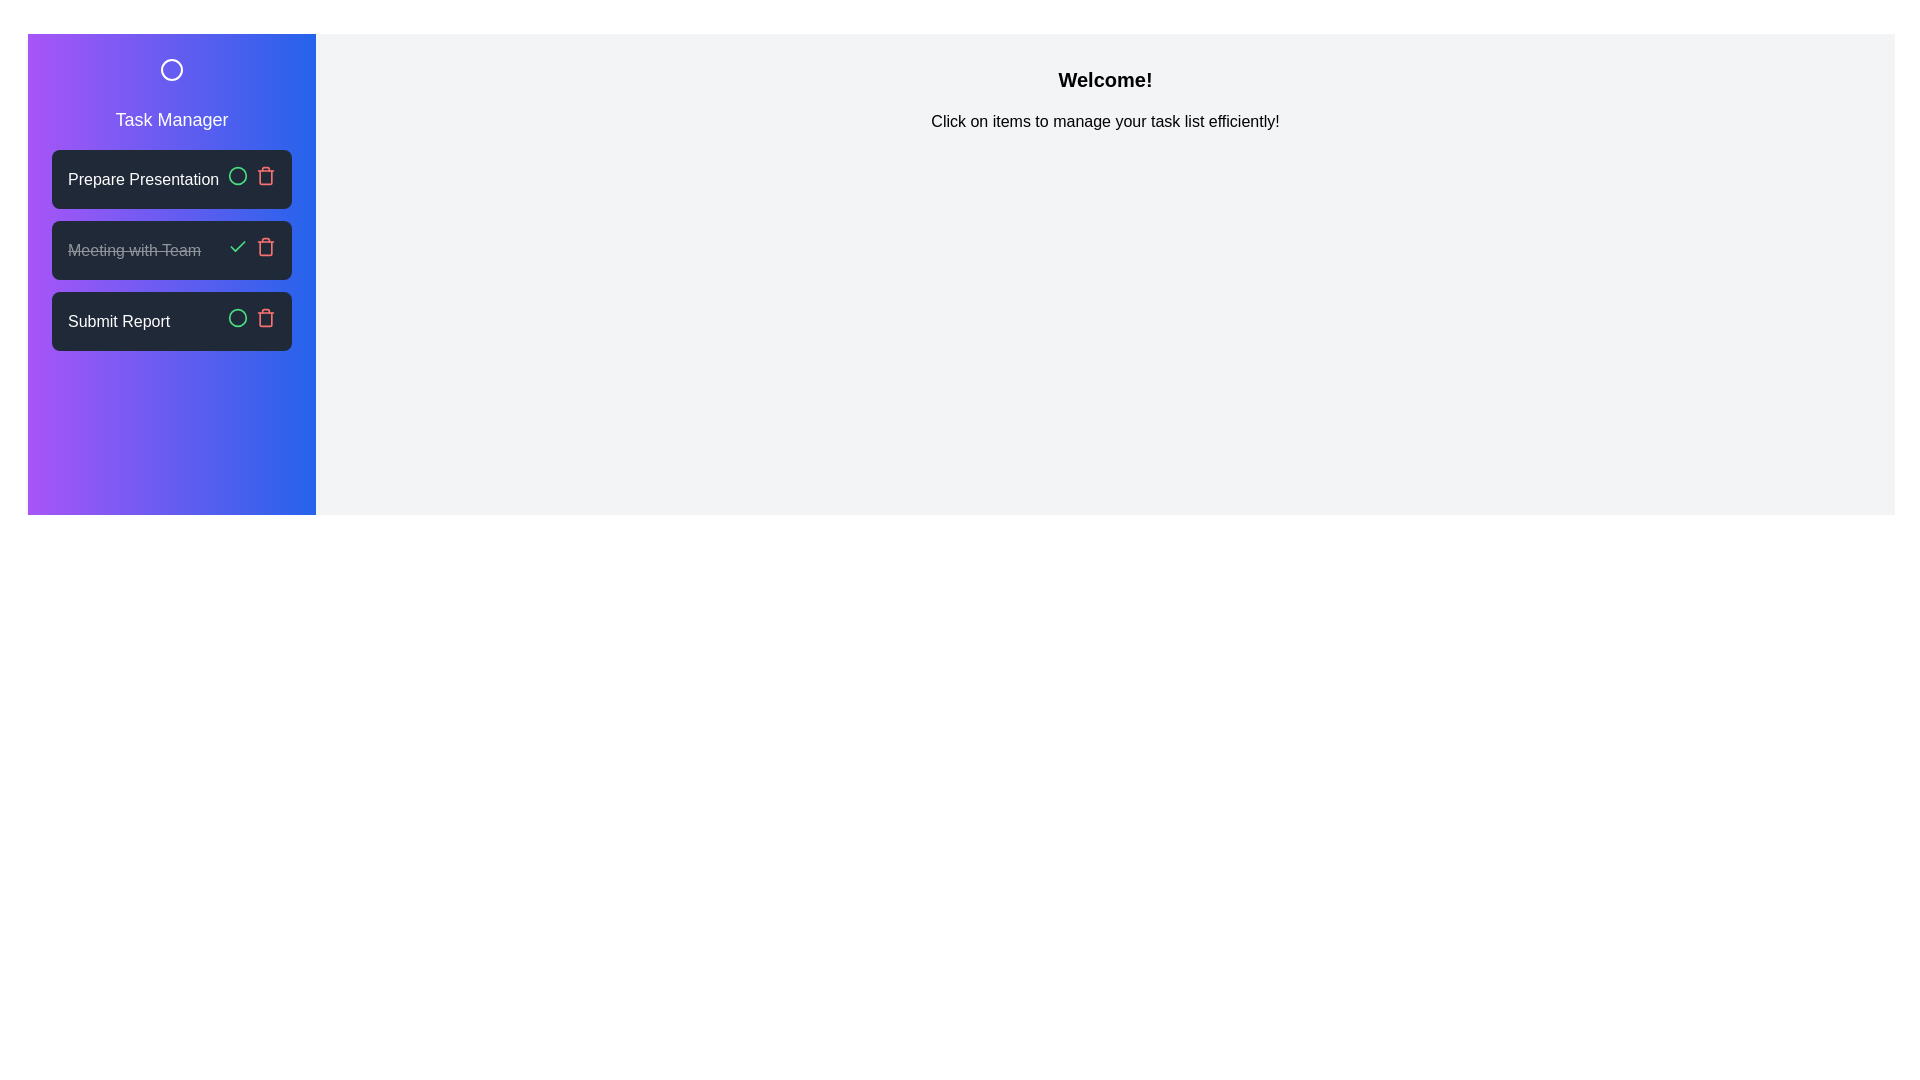  What do you see at coordinates (264, 245) in the screenshot?
I see `the delete button for the task Meeting with Team` at bounding box center [264, 245].